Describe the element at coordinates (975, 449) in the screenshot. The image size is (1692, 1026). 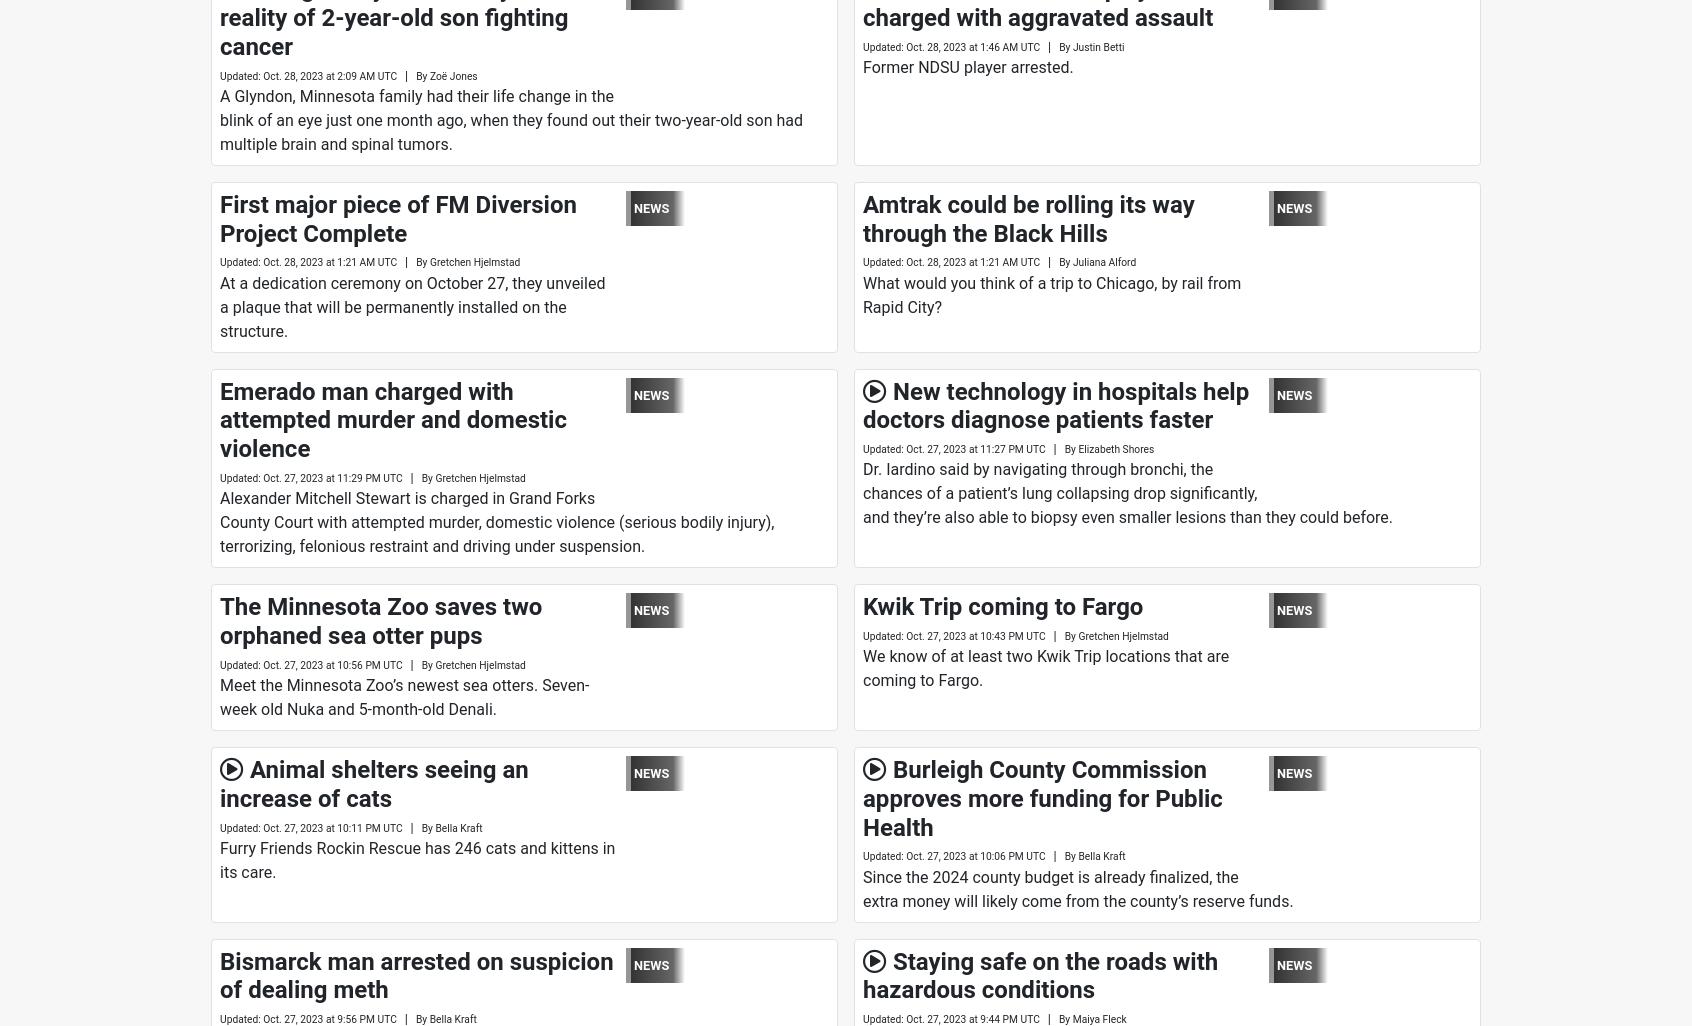
I see `'Oct. 27, 2023 at 11:27 PM UTC'` at that location.